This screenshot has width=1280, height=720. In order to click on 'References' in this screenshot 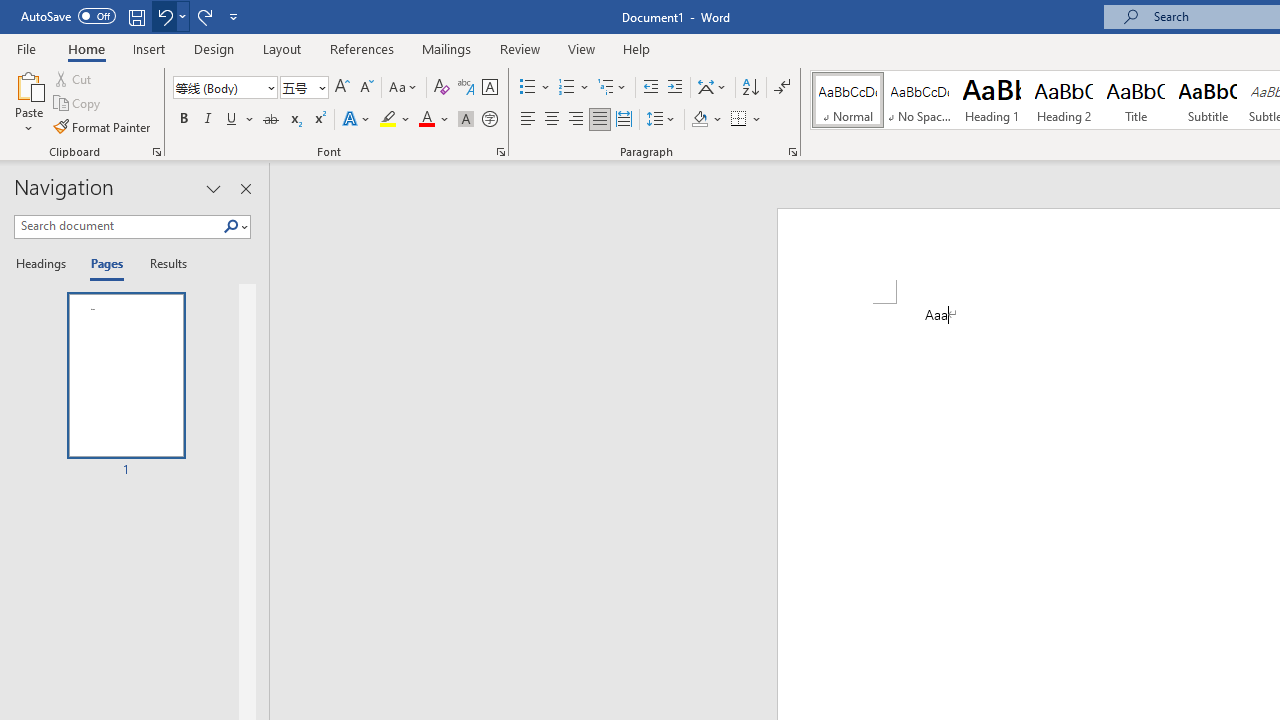, I will do `click(362, 48)`.